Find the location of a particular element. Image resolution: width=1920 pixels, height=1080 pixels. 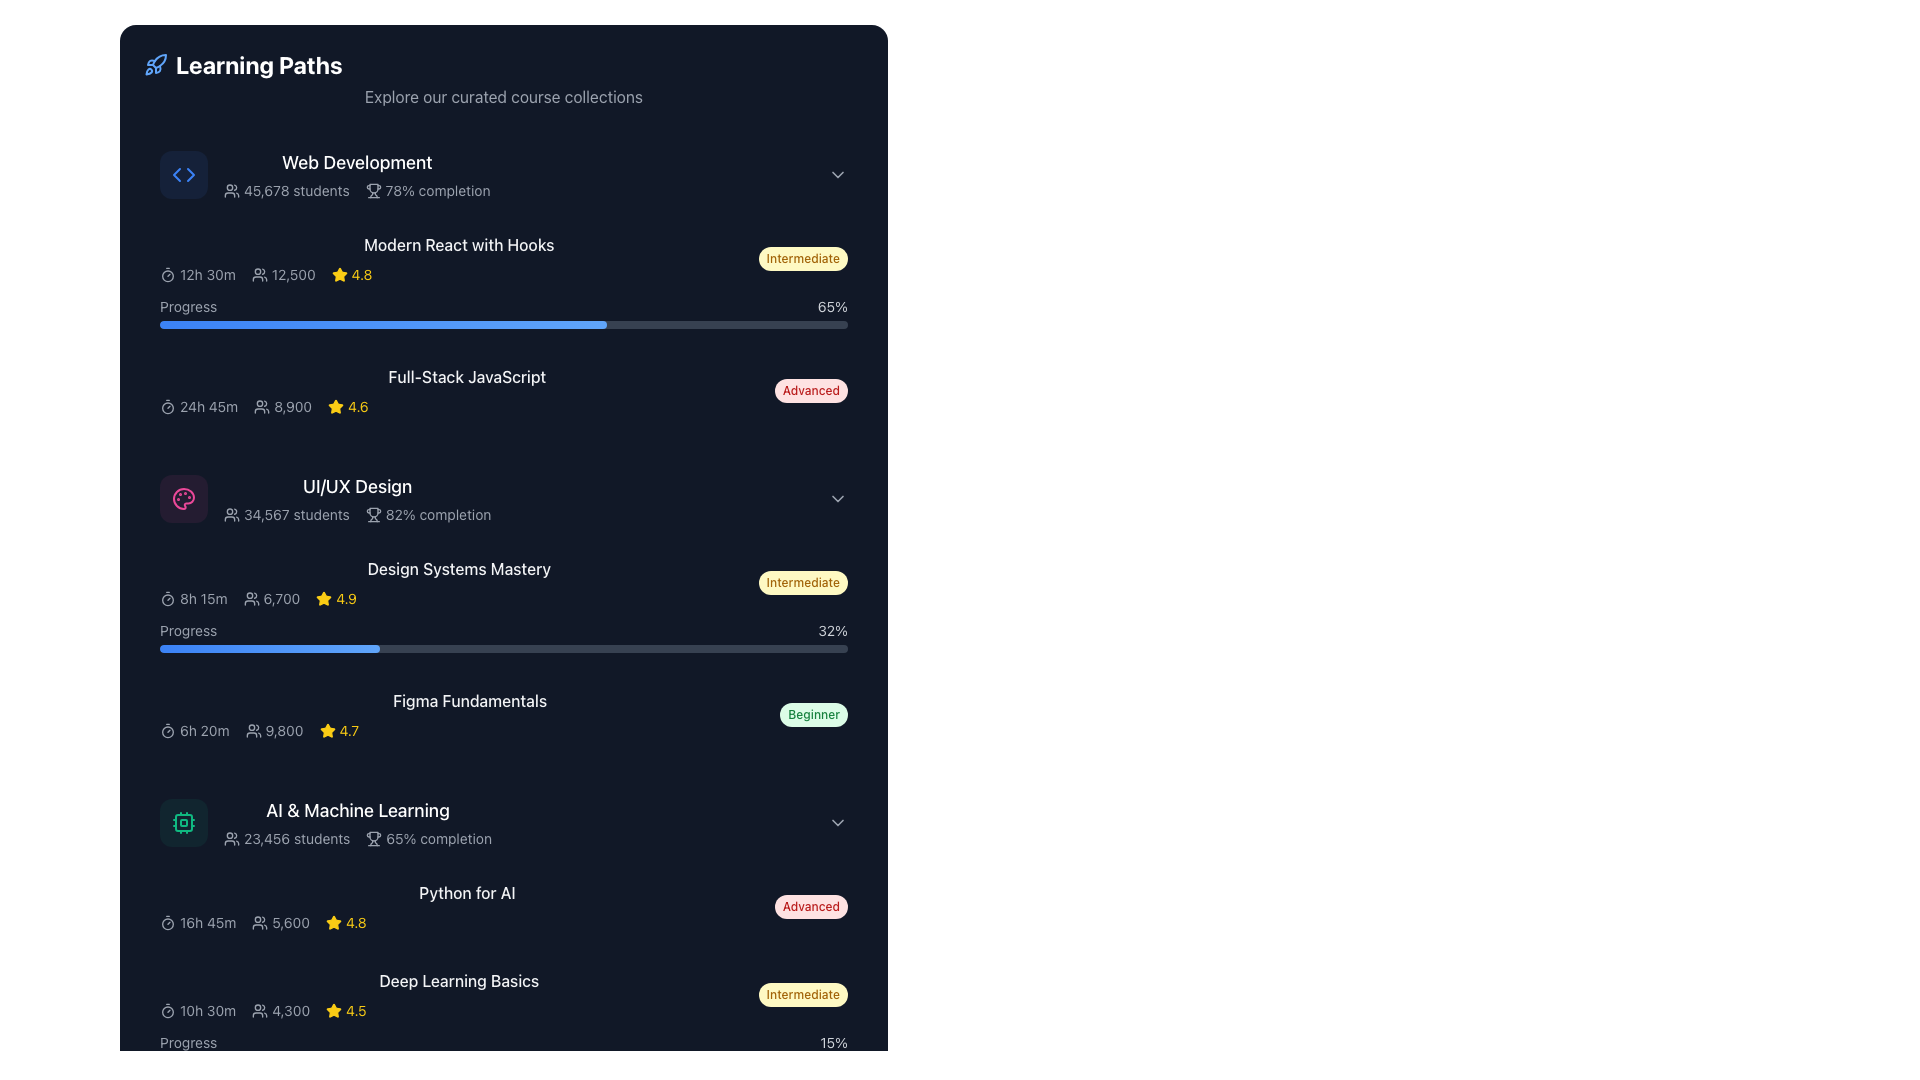

the textual label with the content 'Full-Stack JavaScript' for accessibility purposes is located at coordinates (466, 377).